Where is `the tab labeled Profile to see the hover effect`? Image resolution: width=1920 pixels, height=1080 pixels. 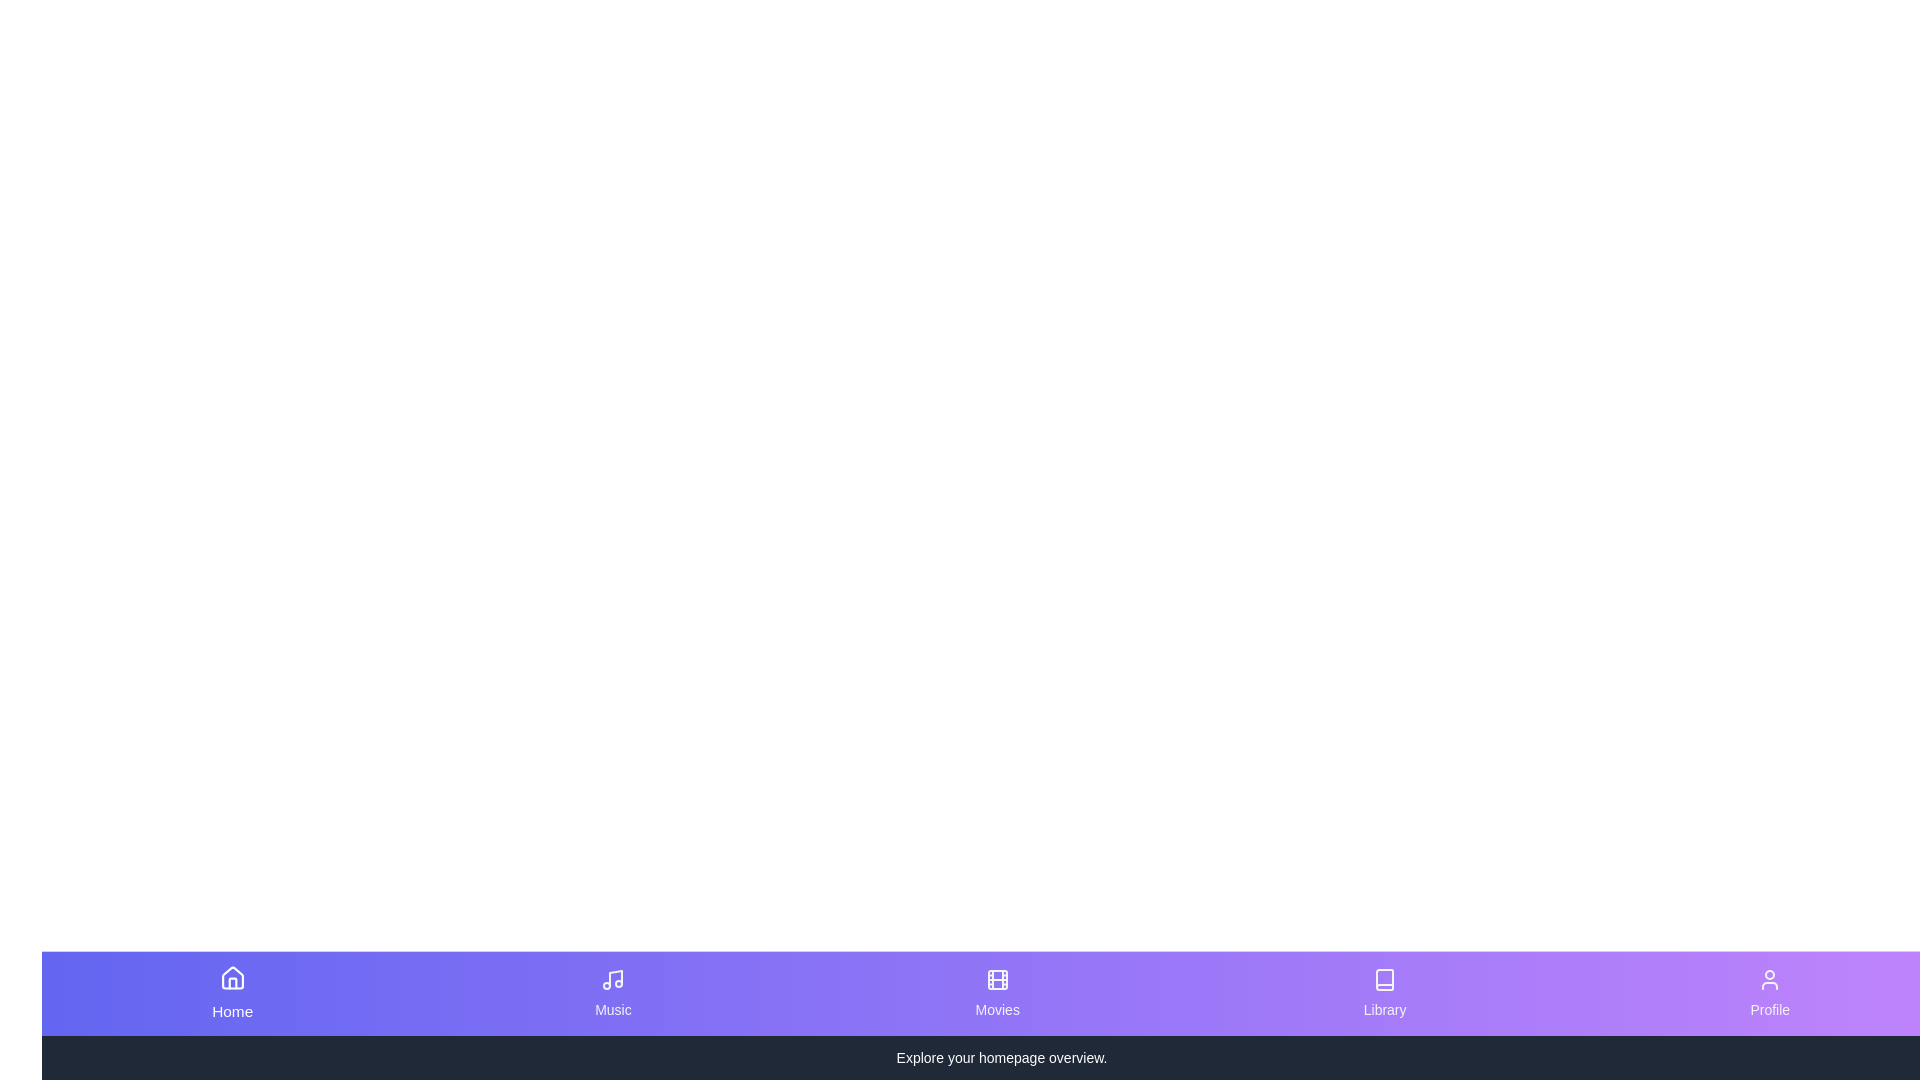 the tab labeled Profile to see the hover effect is located at coordinates (1770, 994).